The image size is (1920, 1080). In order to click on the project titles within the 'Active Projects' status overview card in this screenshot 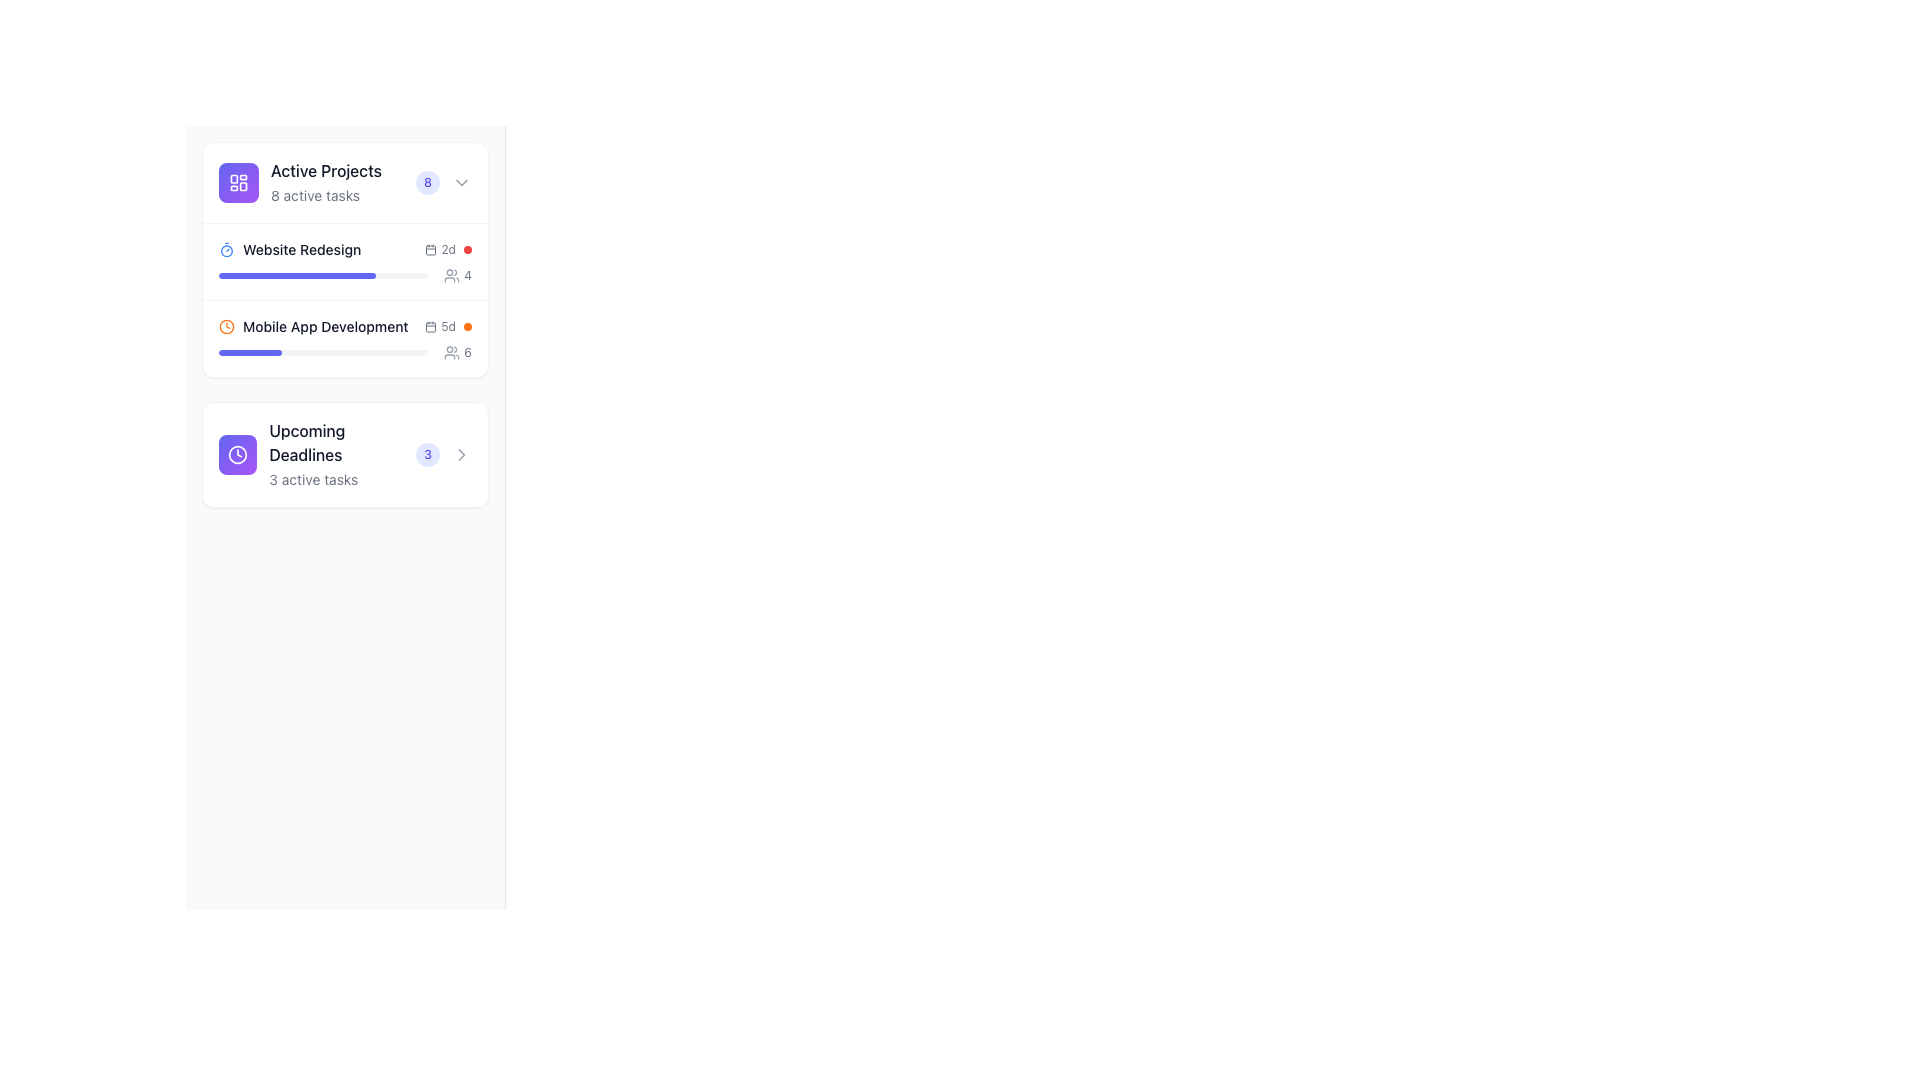, I will do `click(345, 258)`.